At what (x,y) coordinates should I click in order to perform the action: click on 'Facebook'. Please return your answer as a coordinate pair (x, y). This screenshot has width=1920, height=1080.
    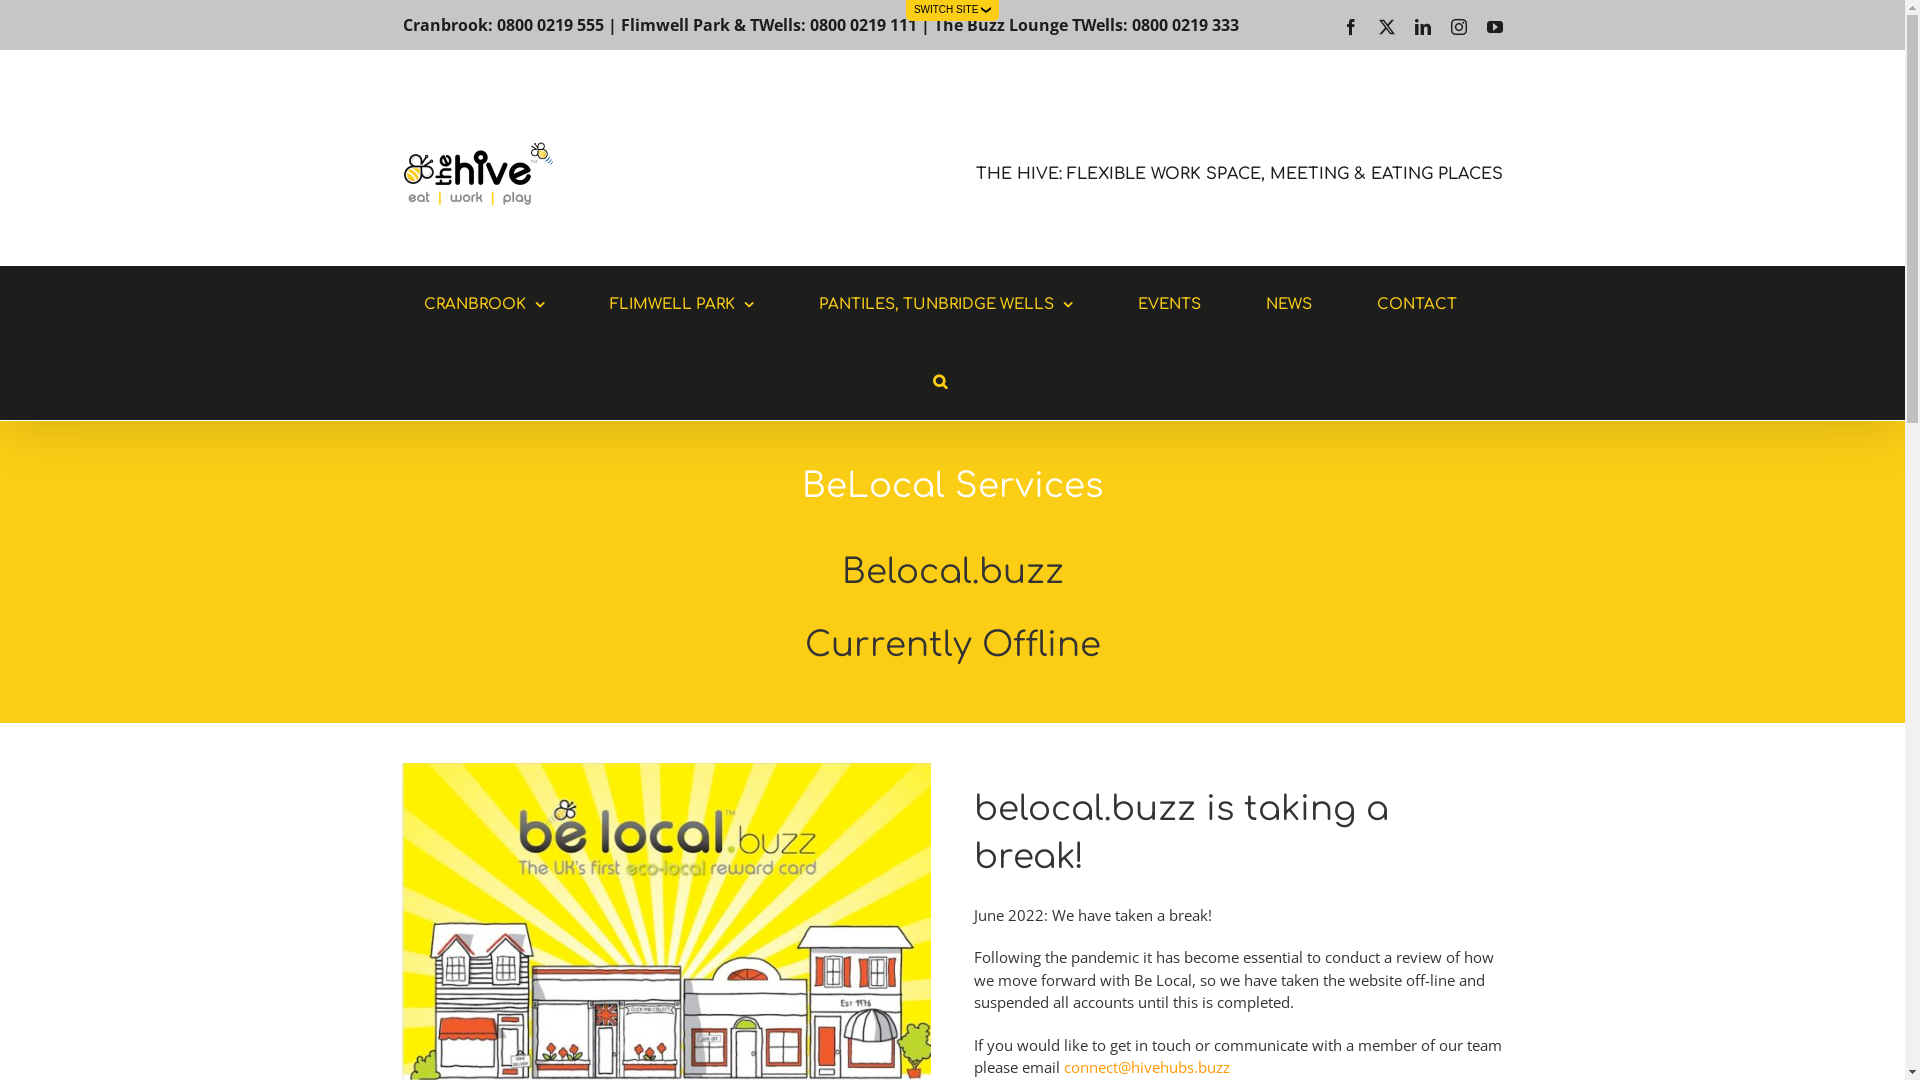
    Looking at the image, I should click on (1349, 27).